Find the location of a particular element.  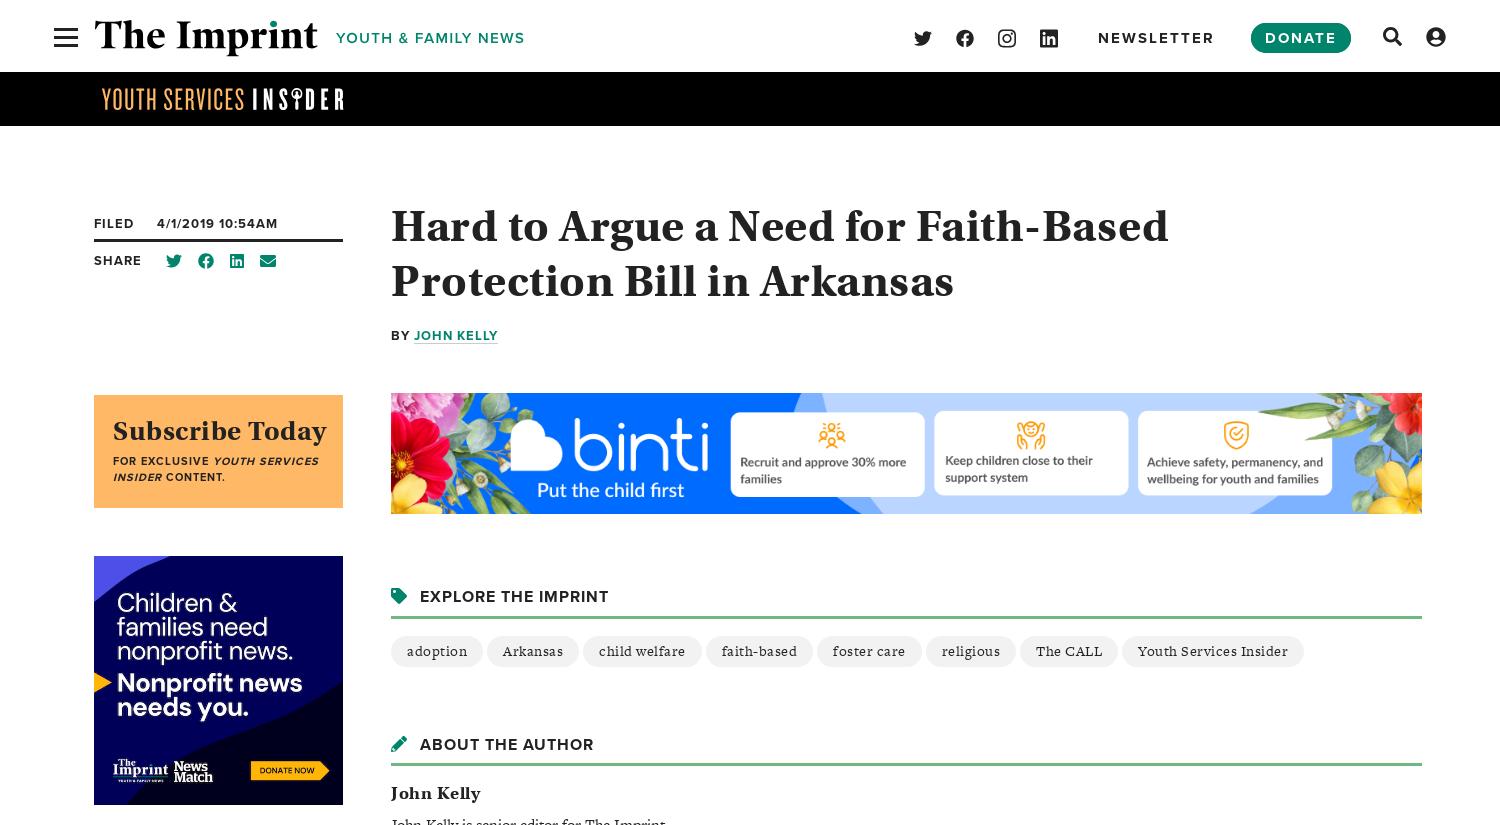

'religious' is located at coordinates (969, 650).